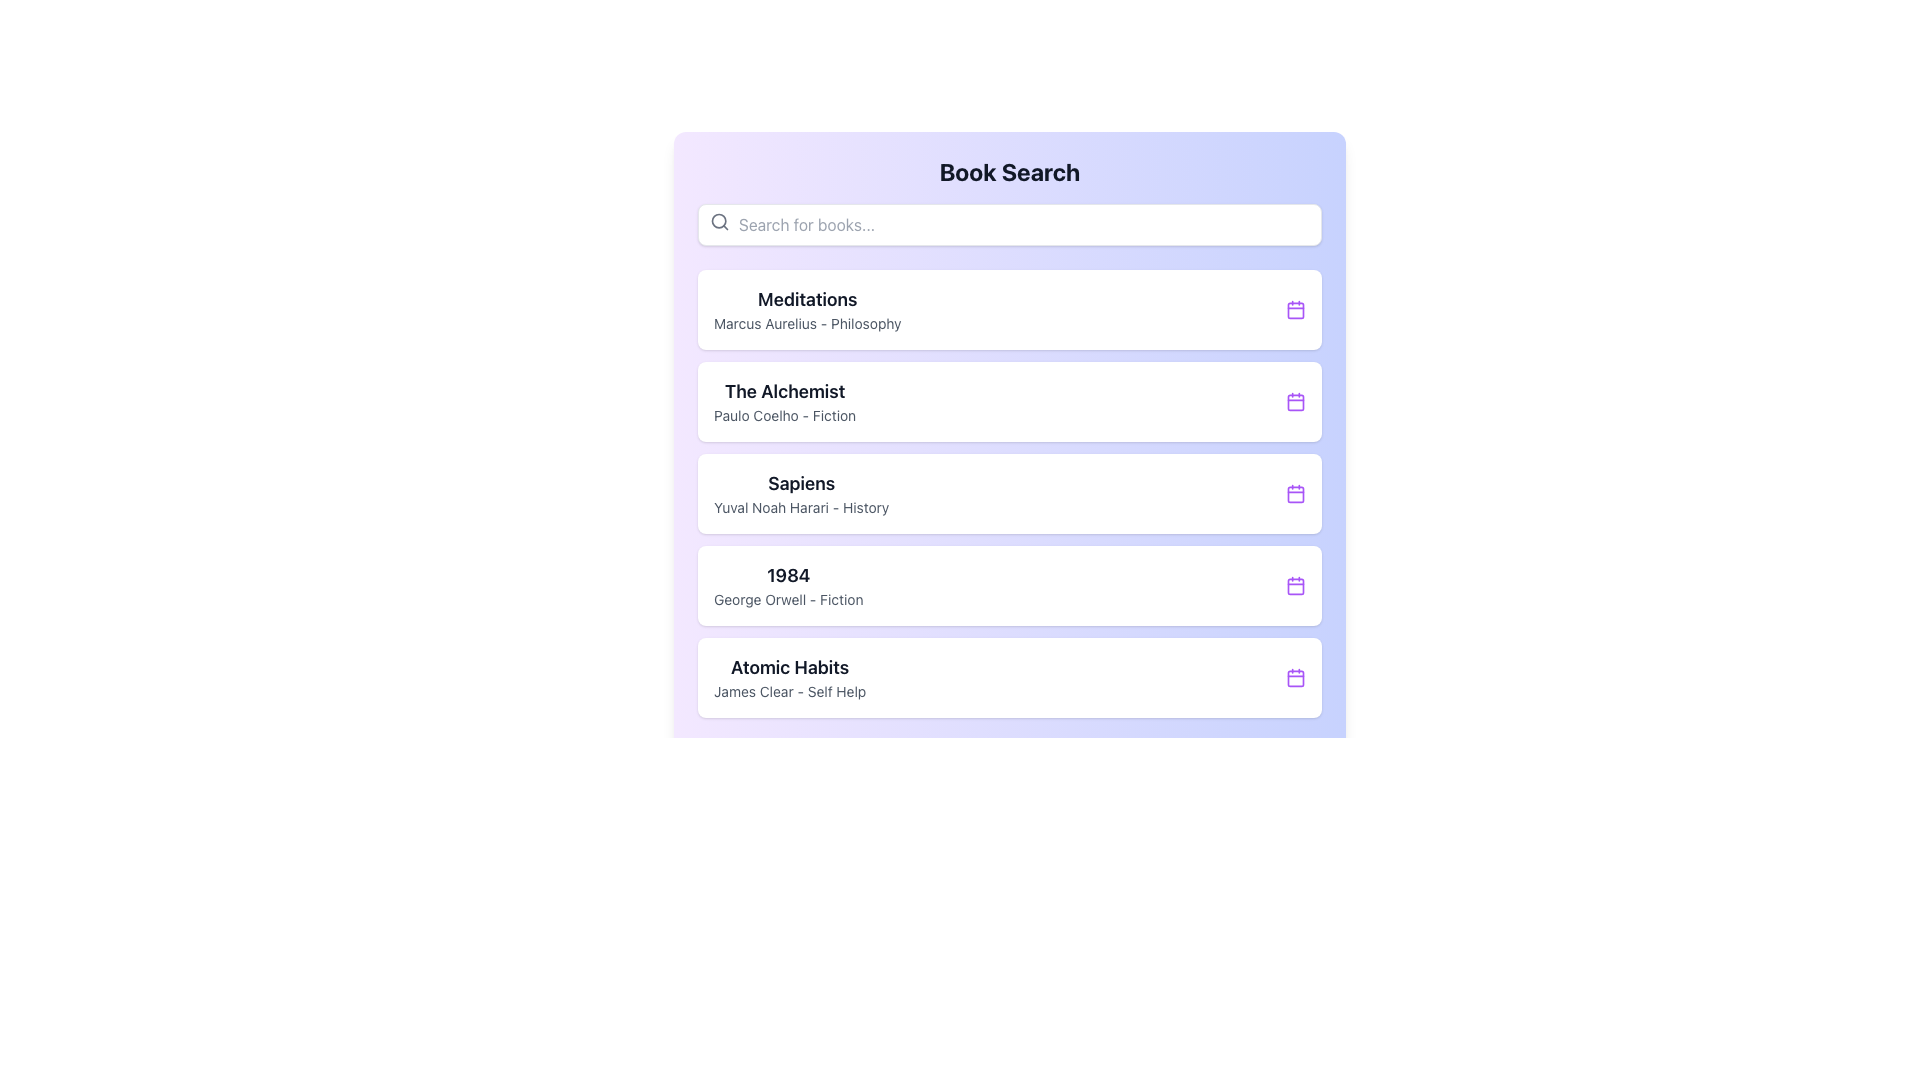 This screenshot has height=1080, width=1920. I want to click on the magnifying glass icon that represents the search functionality, located inside the search text box towards the top-left corner, to indicate its purpose for users, so click(720, 222).